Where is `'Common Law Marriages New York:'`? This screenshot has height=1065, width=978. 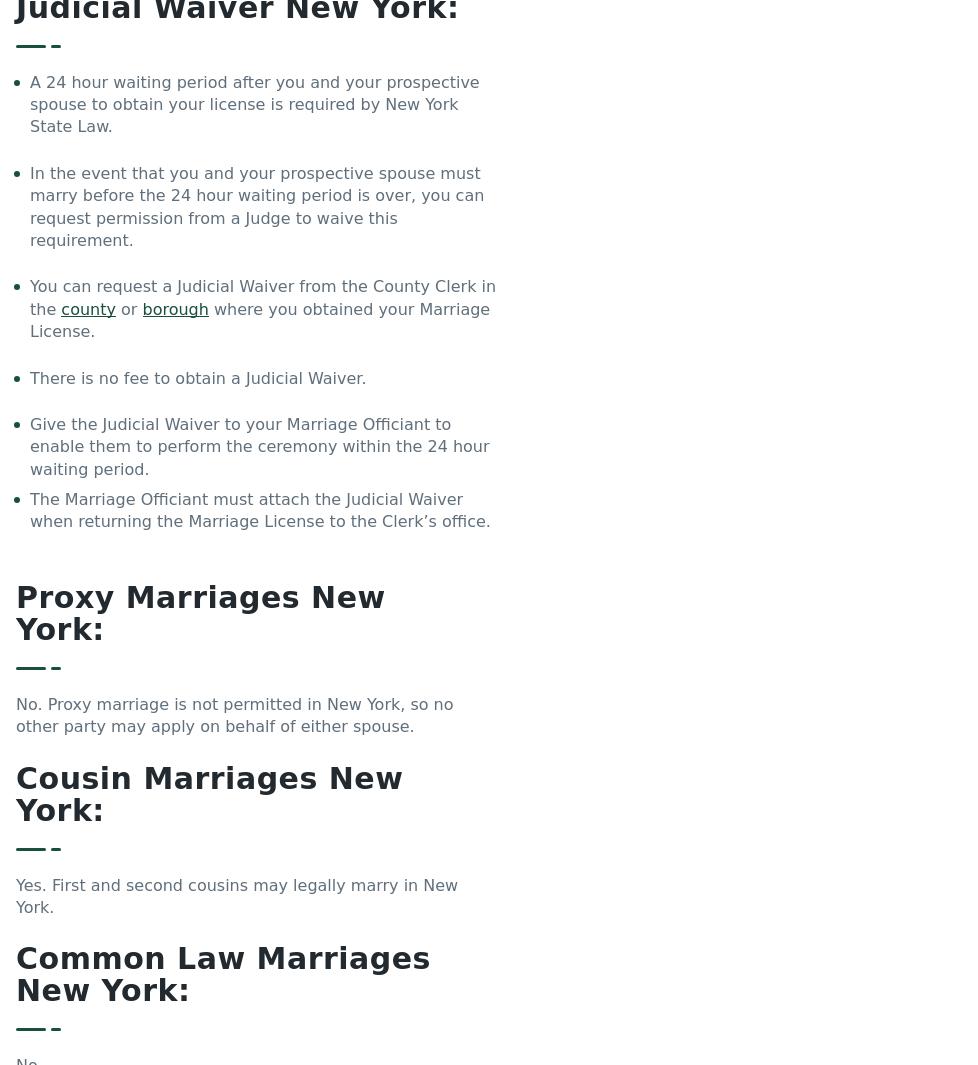 'Common Law Marriages New York:' is located at coordinates (222, 974).